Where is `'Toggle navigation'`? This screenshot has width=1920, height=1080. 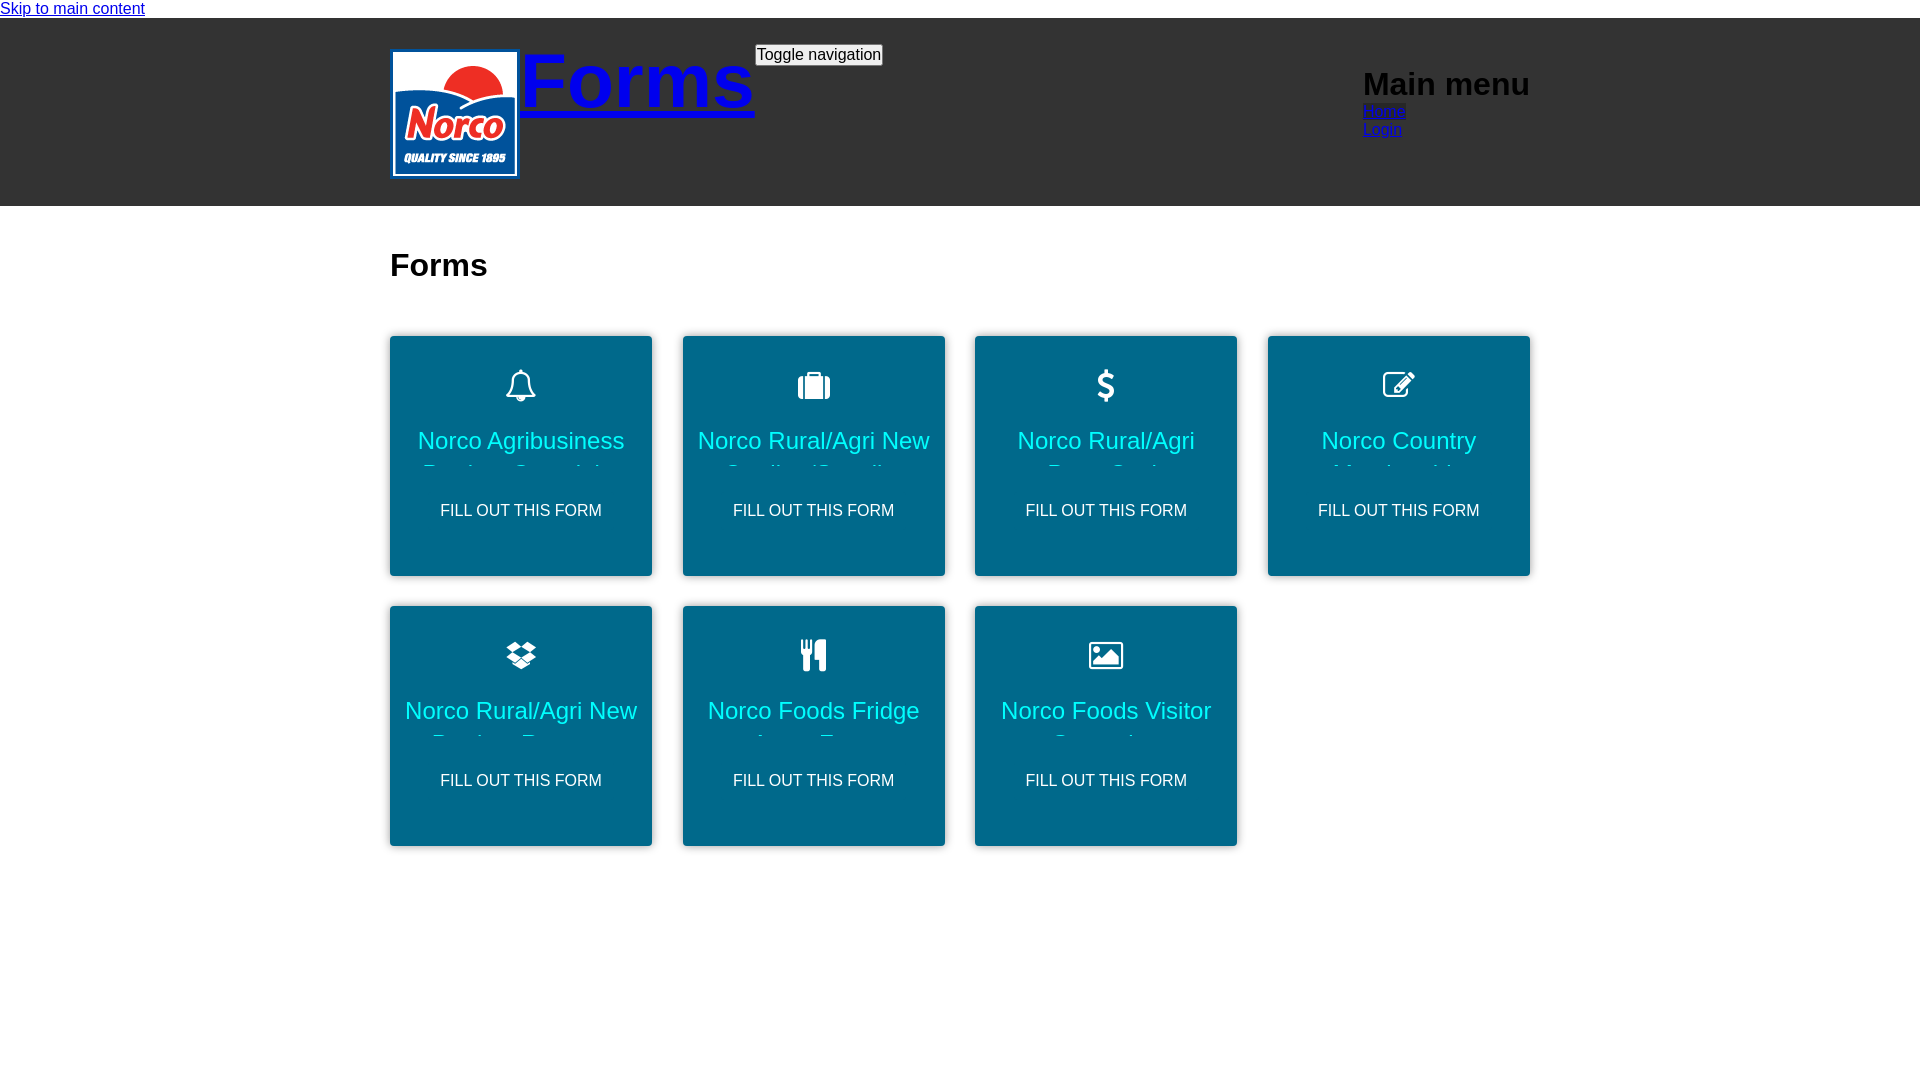
'Toggle navigation' is located at coordinates (819, 53).